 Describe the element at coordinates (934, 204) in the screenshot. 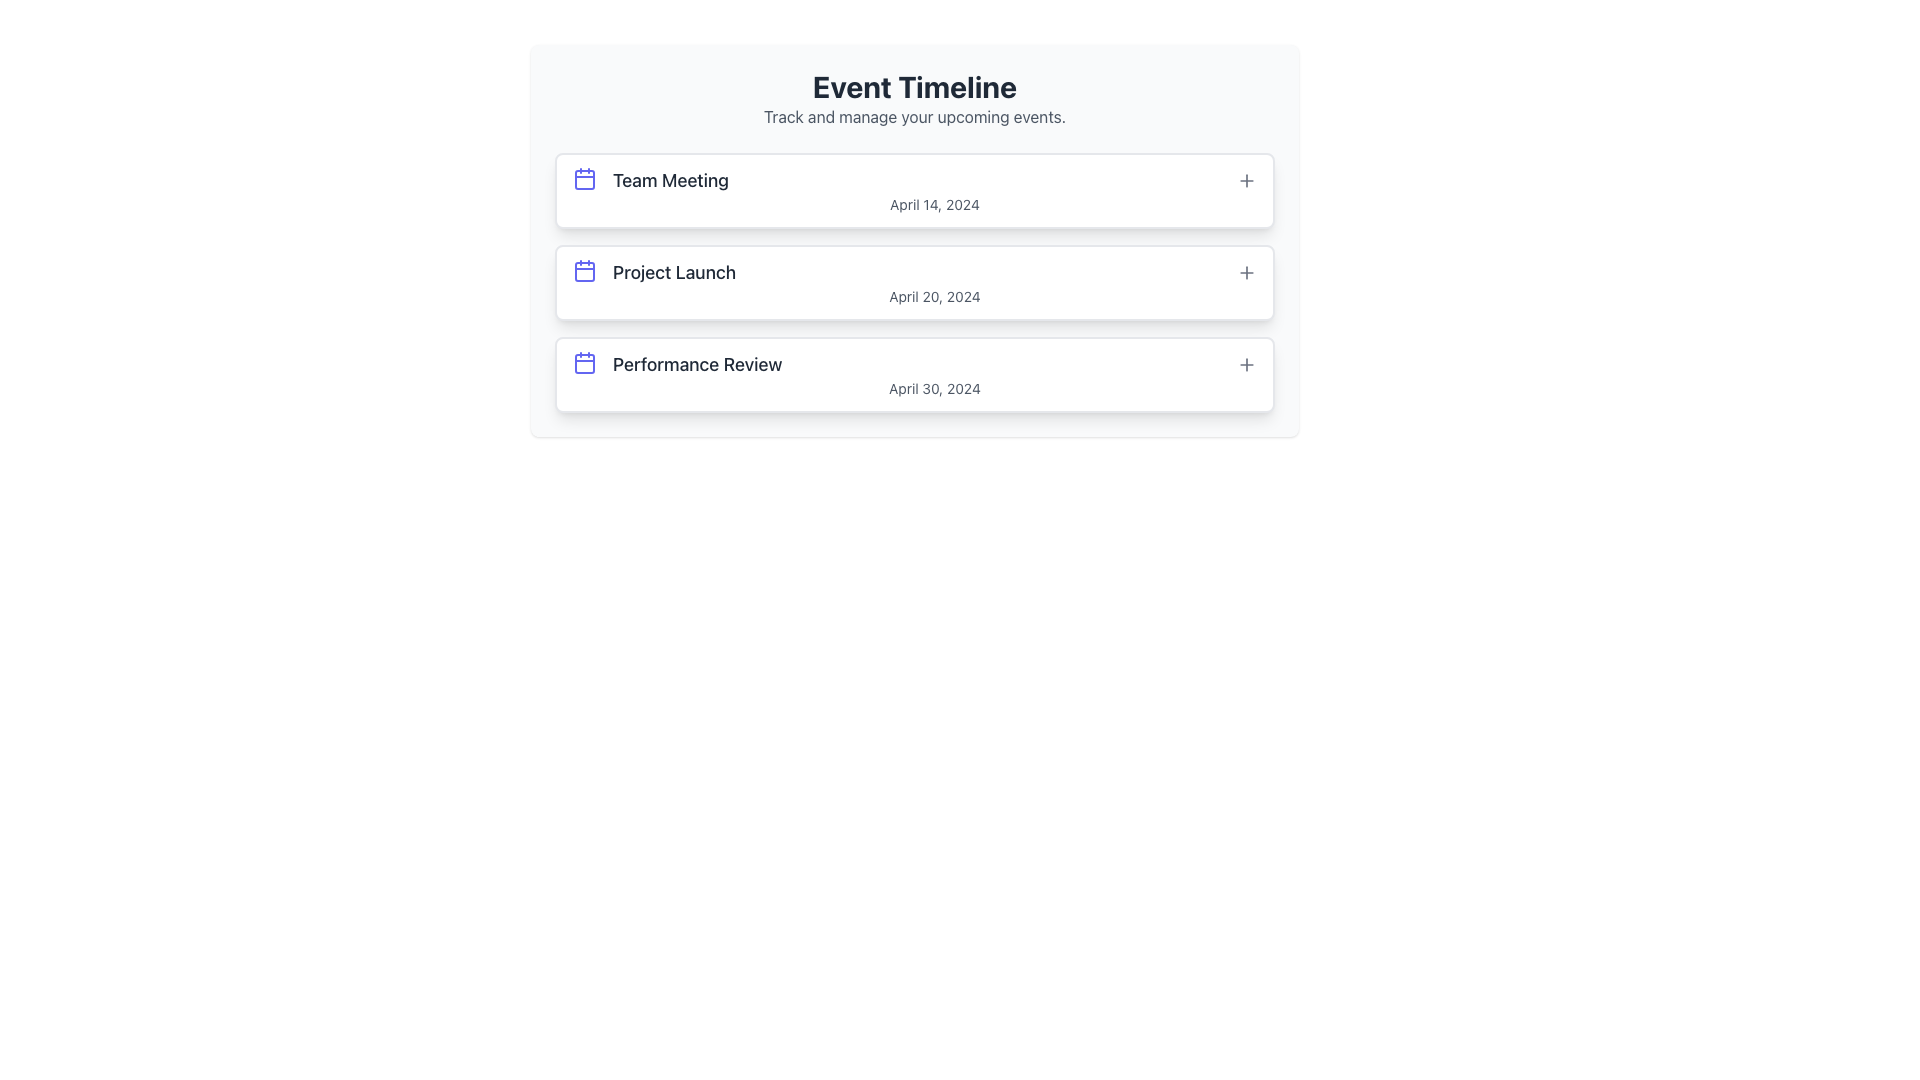

I see `date information displayed next to the 'Team Meeting' event entry on the timeline` at that location.